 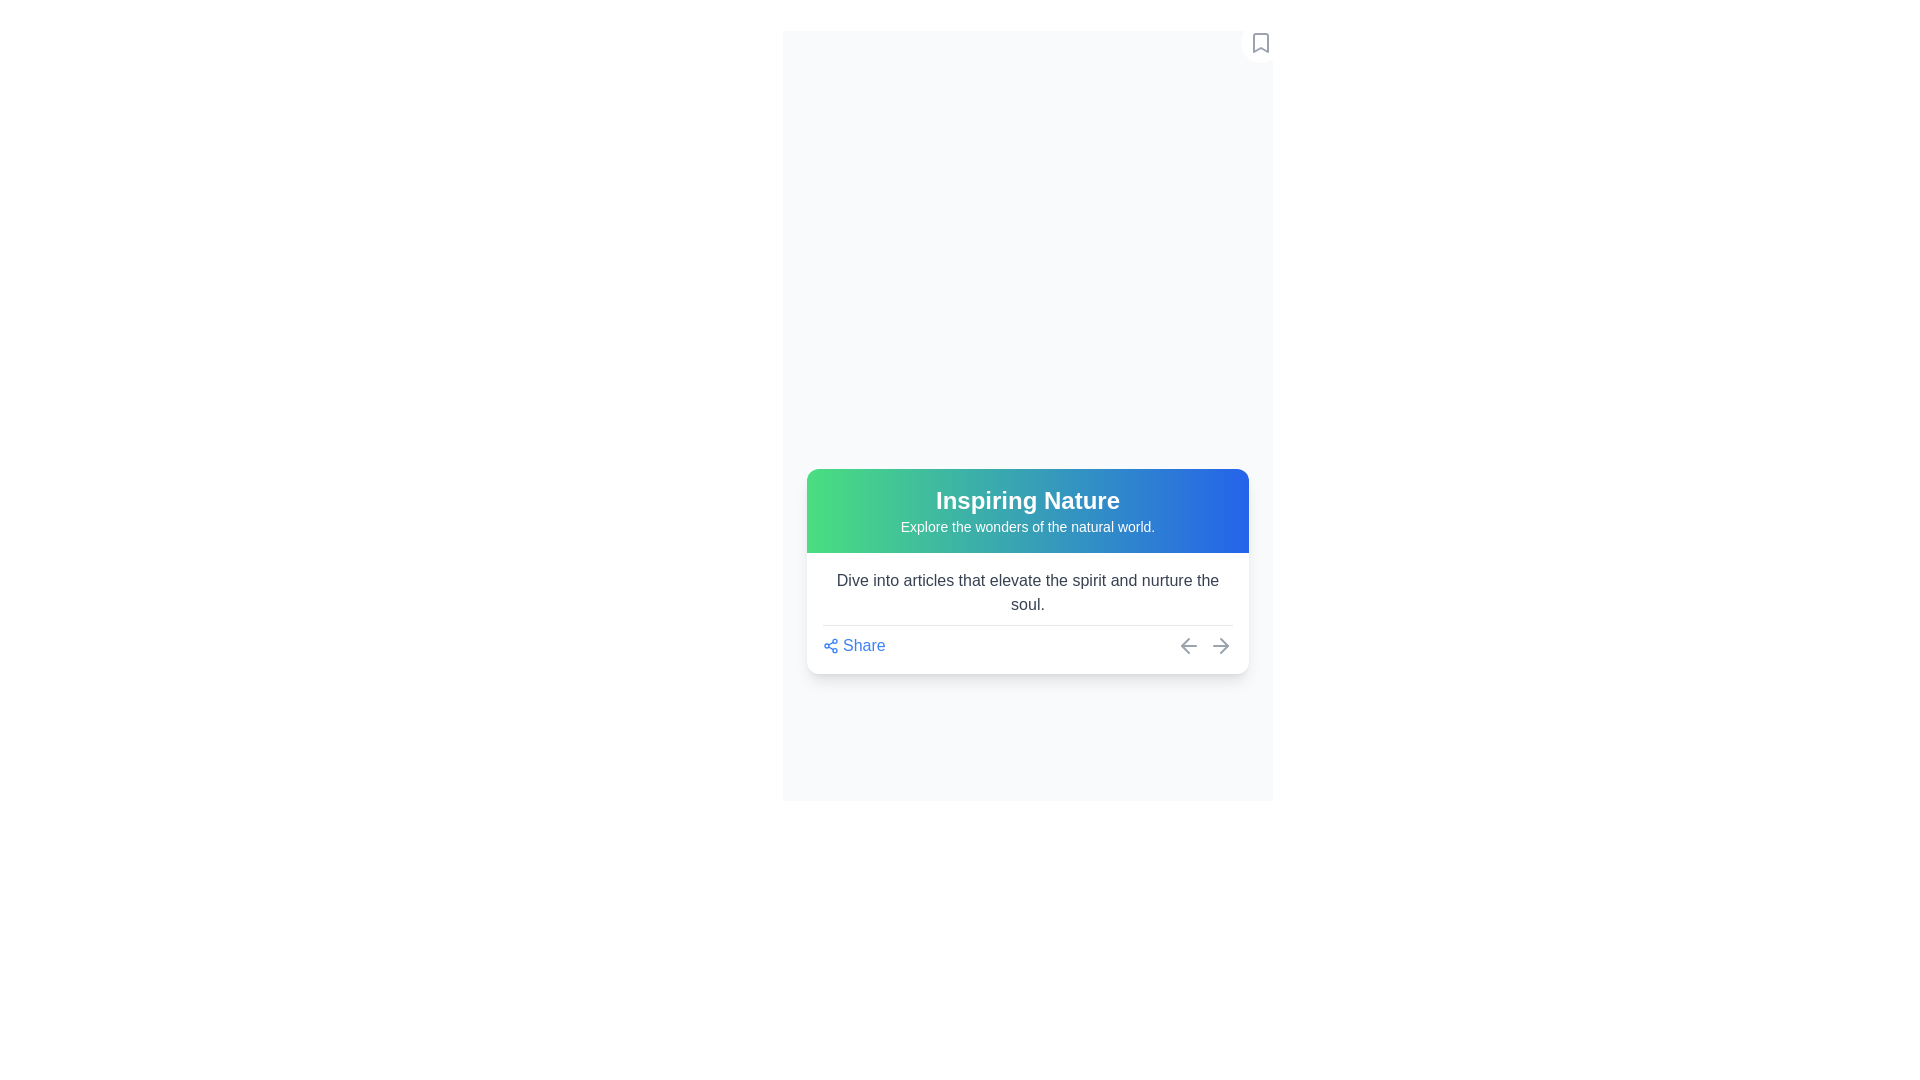 What do you see at coordinates (1189, 644) in the screenshot?
I see `the left arrow button located at the bottom right of the 'Inspiring Nature' card` at bounding box center [1189, 644].